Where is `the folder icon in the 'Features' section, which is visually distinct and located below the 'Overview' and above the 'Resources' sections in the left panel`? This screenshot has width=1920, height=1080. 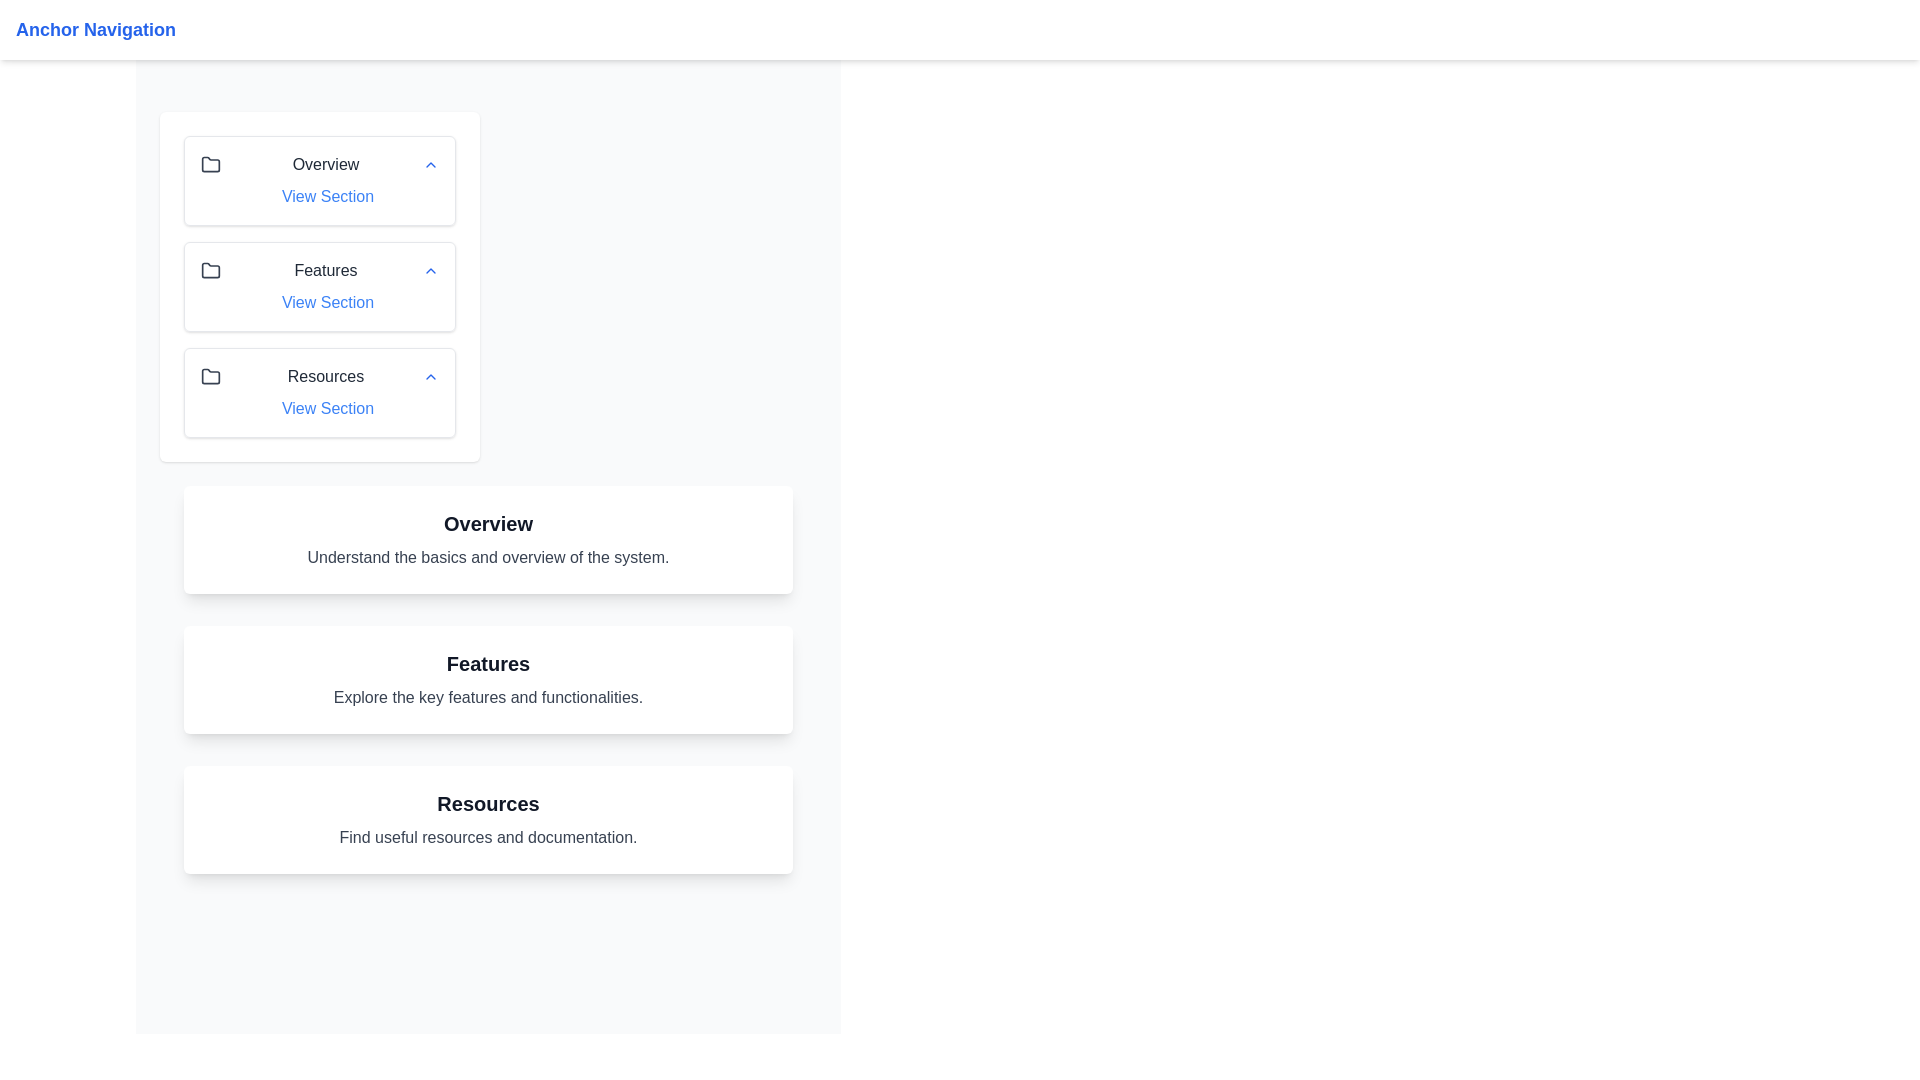 the folder icon in the 'Features' section, which is visually distinct and located below the 'Overview' and above the 'Resources' sections in the left panel is located at coordinates (211, 270).